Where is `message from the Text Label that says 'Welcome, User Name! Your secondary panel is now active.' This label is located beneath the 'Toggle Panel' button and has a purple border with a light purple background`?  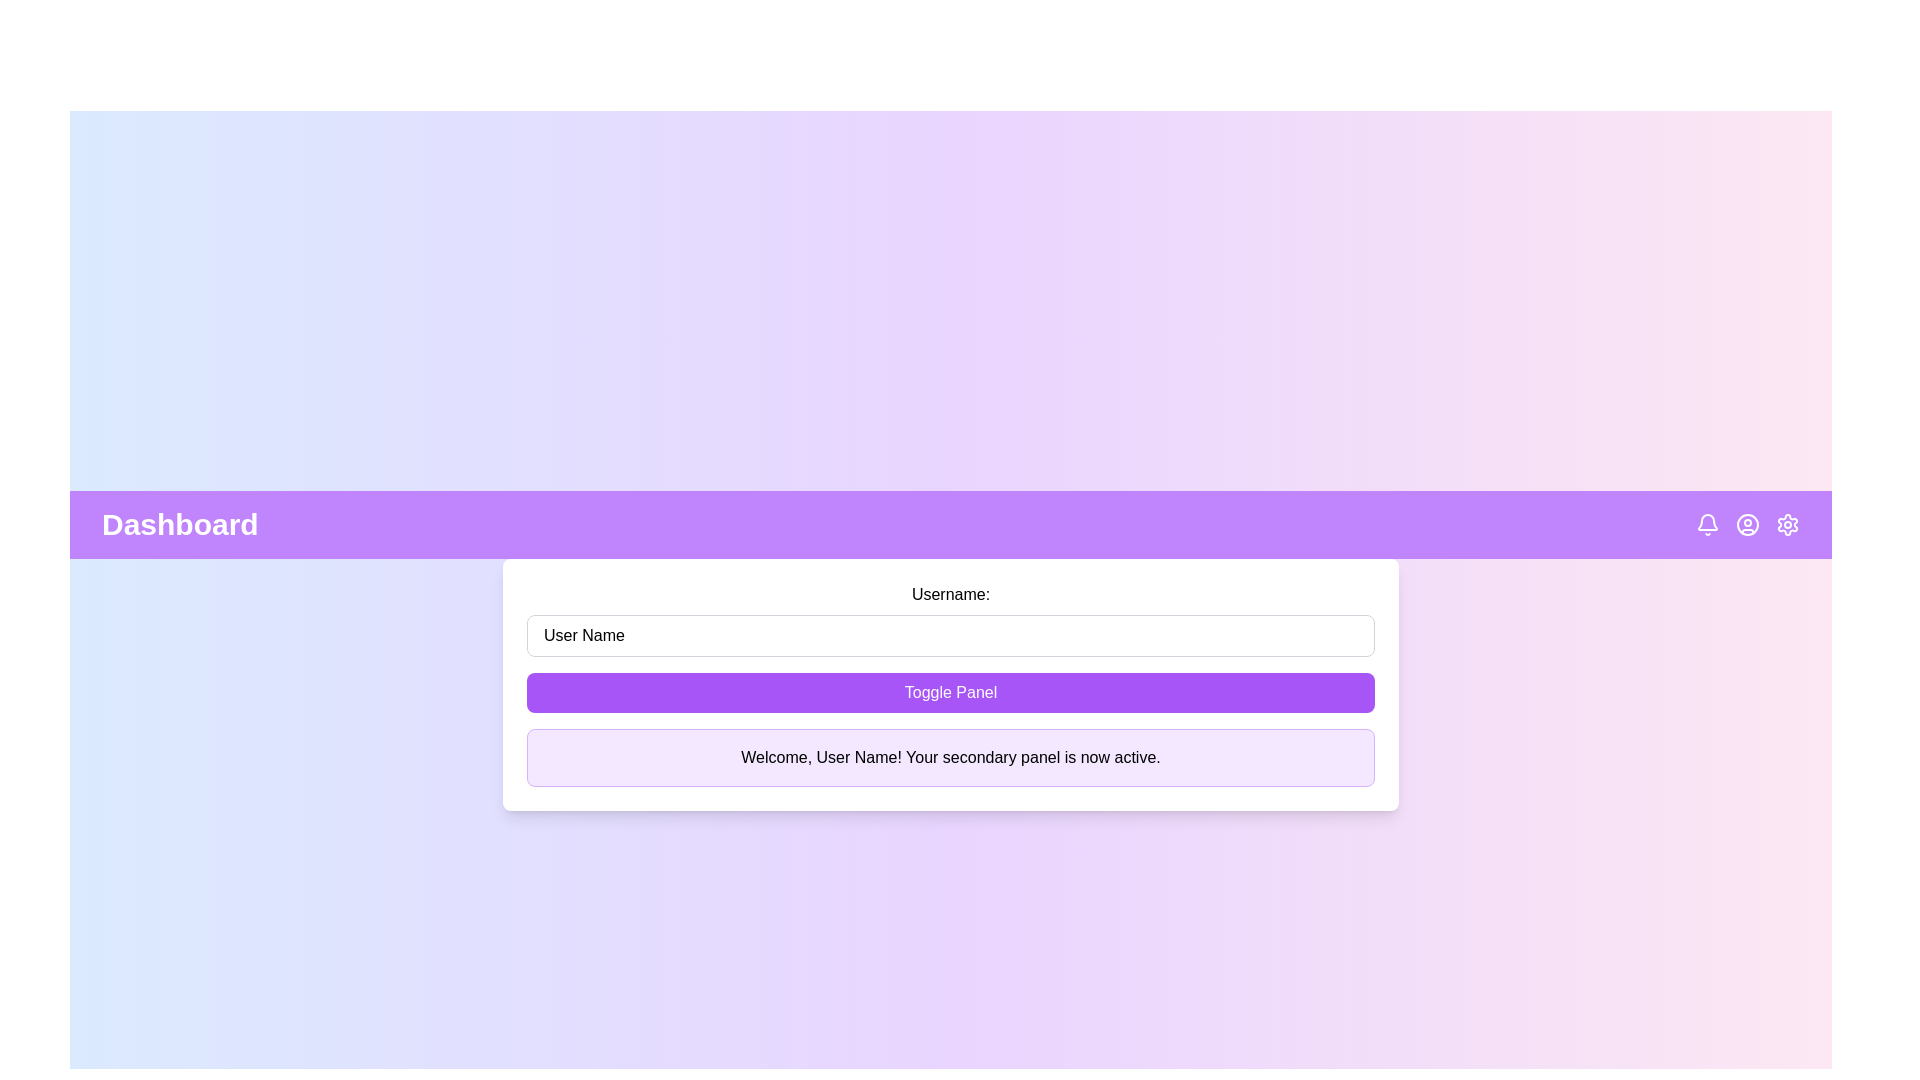
message from the Text Label that says 'Welcome, User Name! Your secondary panel is now active.' This label is located beneath the 'Toggle Panel' button and has a purple border with a light purple background is located at coordinates (949, 758).